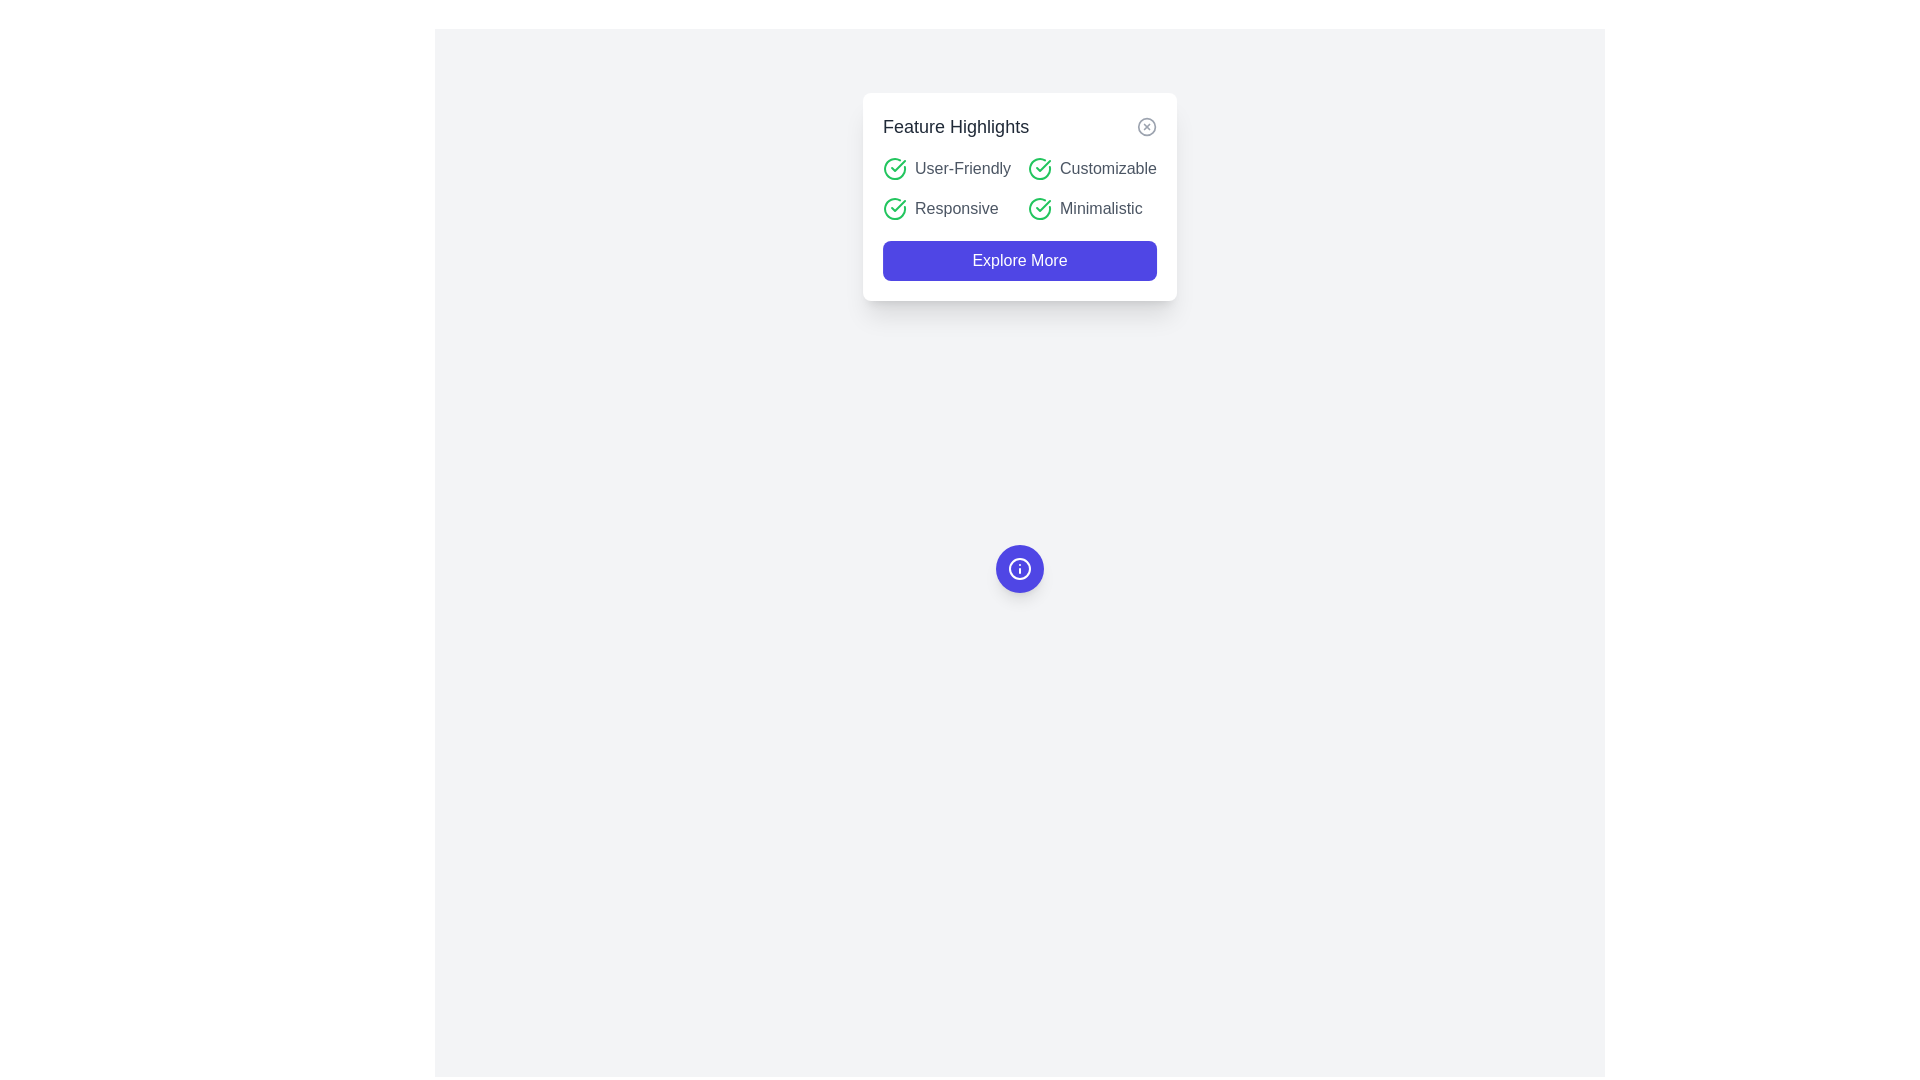  What do you see at coordinates (1100, 208) in the screenshot?
I see `text label located in the lower-right corner of the feature highlights box, which serves as a descriptor for a minimalistic feature and is the last of four listed feature descriptions` at bounding box center [1100, 208].